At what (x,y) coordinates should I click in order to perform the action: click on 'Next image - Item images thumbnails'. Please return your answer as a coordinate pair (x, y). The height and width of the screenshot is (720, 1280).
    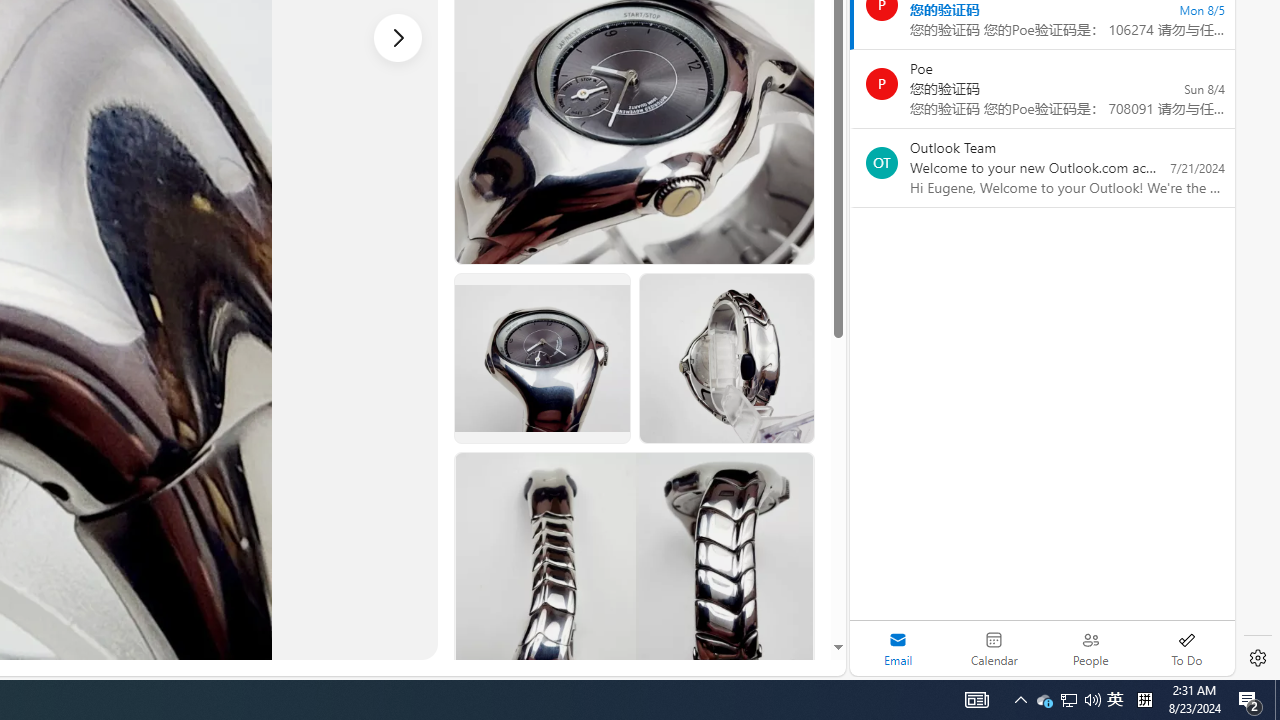
    Looking at the image, I should click on (398, 37).